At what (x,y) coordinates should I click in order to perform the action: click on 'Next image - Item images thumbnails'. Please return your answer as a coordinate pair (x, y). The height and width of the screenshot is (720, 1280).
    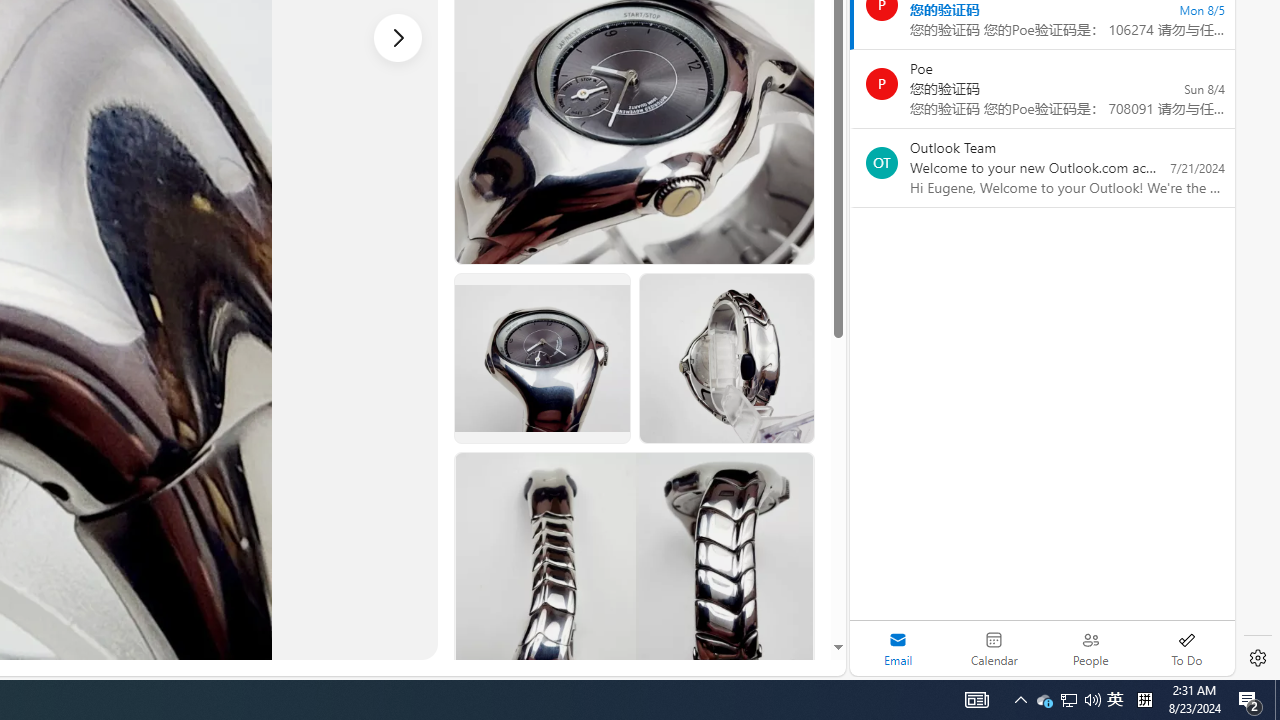
    Looking at the image, I should click on (398, 37).